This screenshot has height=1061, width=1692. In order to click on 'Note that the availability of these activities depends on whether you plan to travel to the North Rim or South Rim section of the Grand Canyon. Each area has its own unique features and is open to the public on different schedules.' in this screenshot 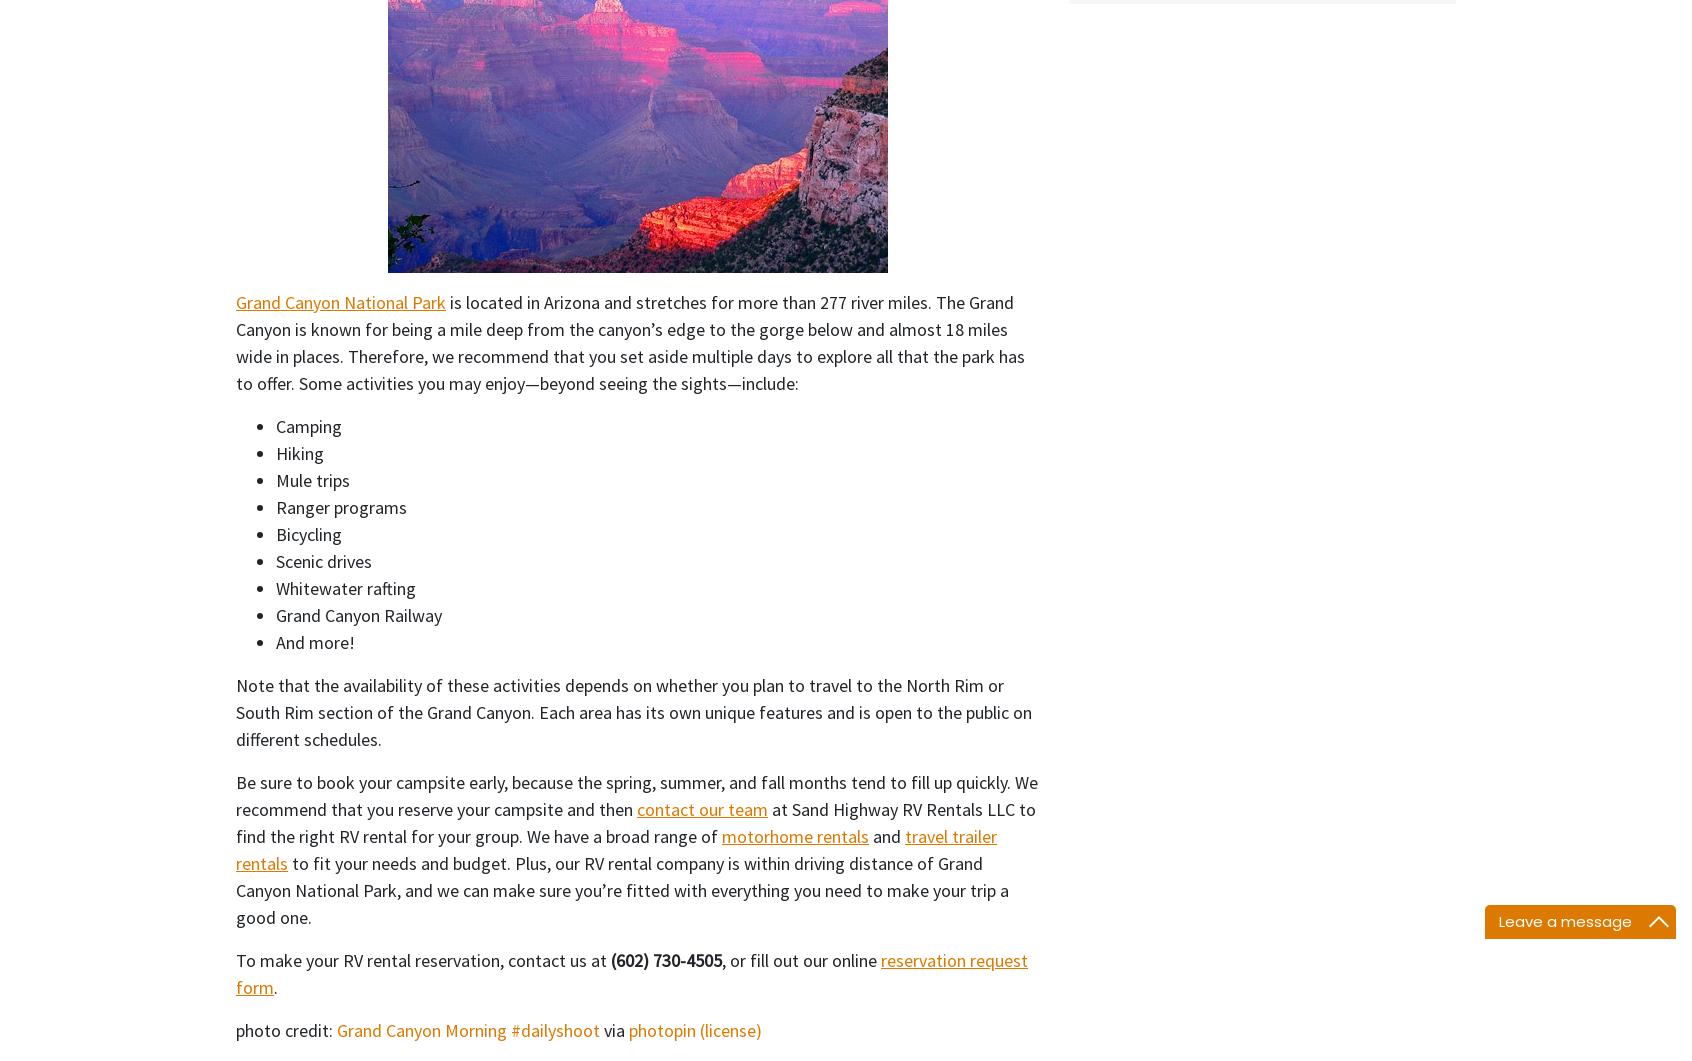, I will do `click(236, 711)`.